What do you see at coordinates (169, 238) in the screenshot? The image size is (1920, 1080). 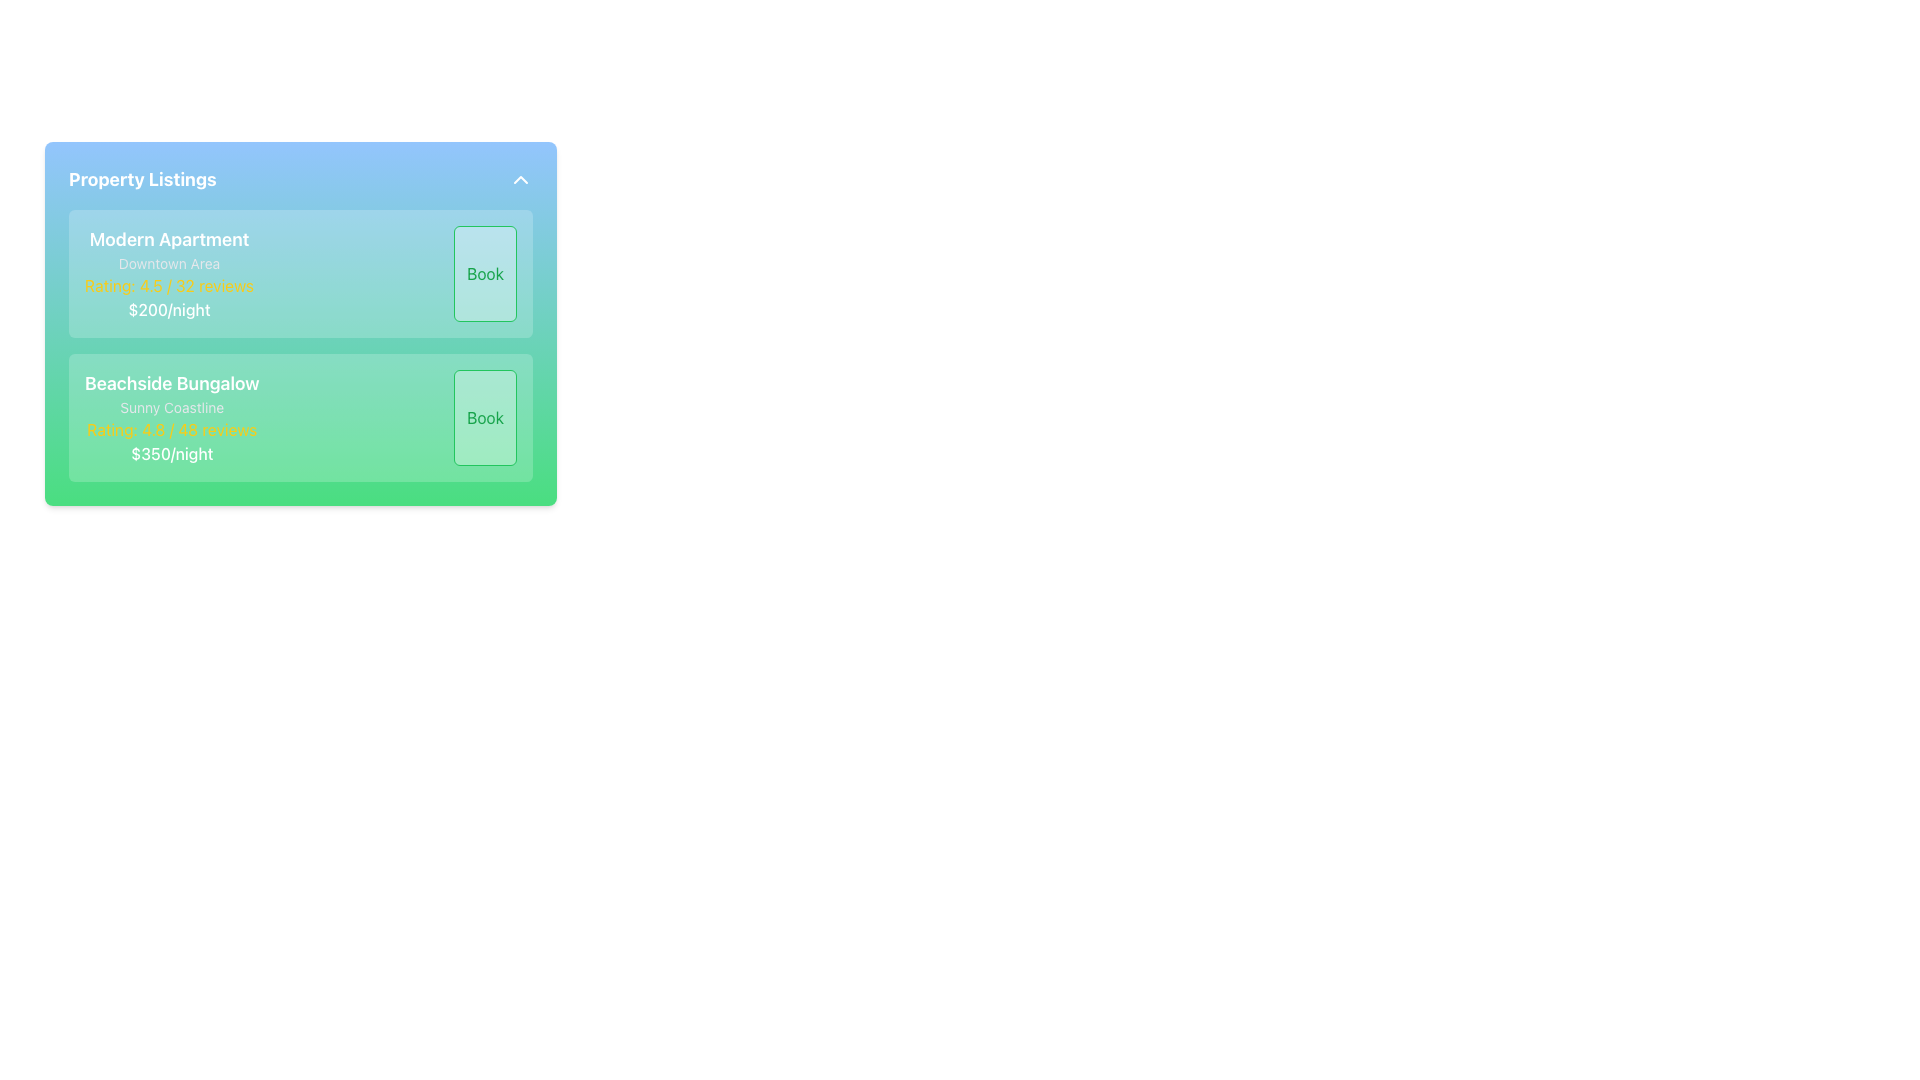 I see `the text label that serves as the title or heading for the property listing, located in the top-left corner of the 'Property Listings' box` at bounding box center [169, 238].